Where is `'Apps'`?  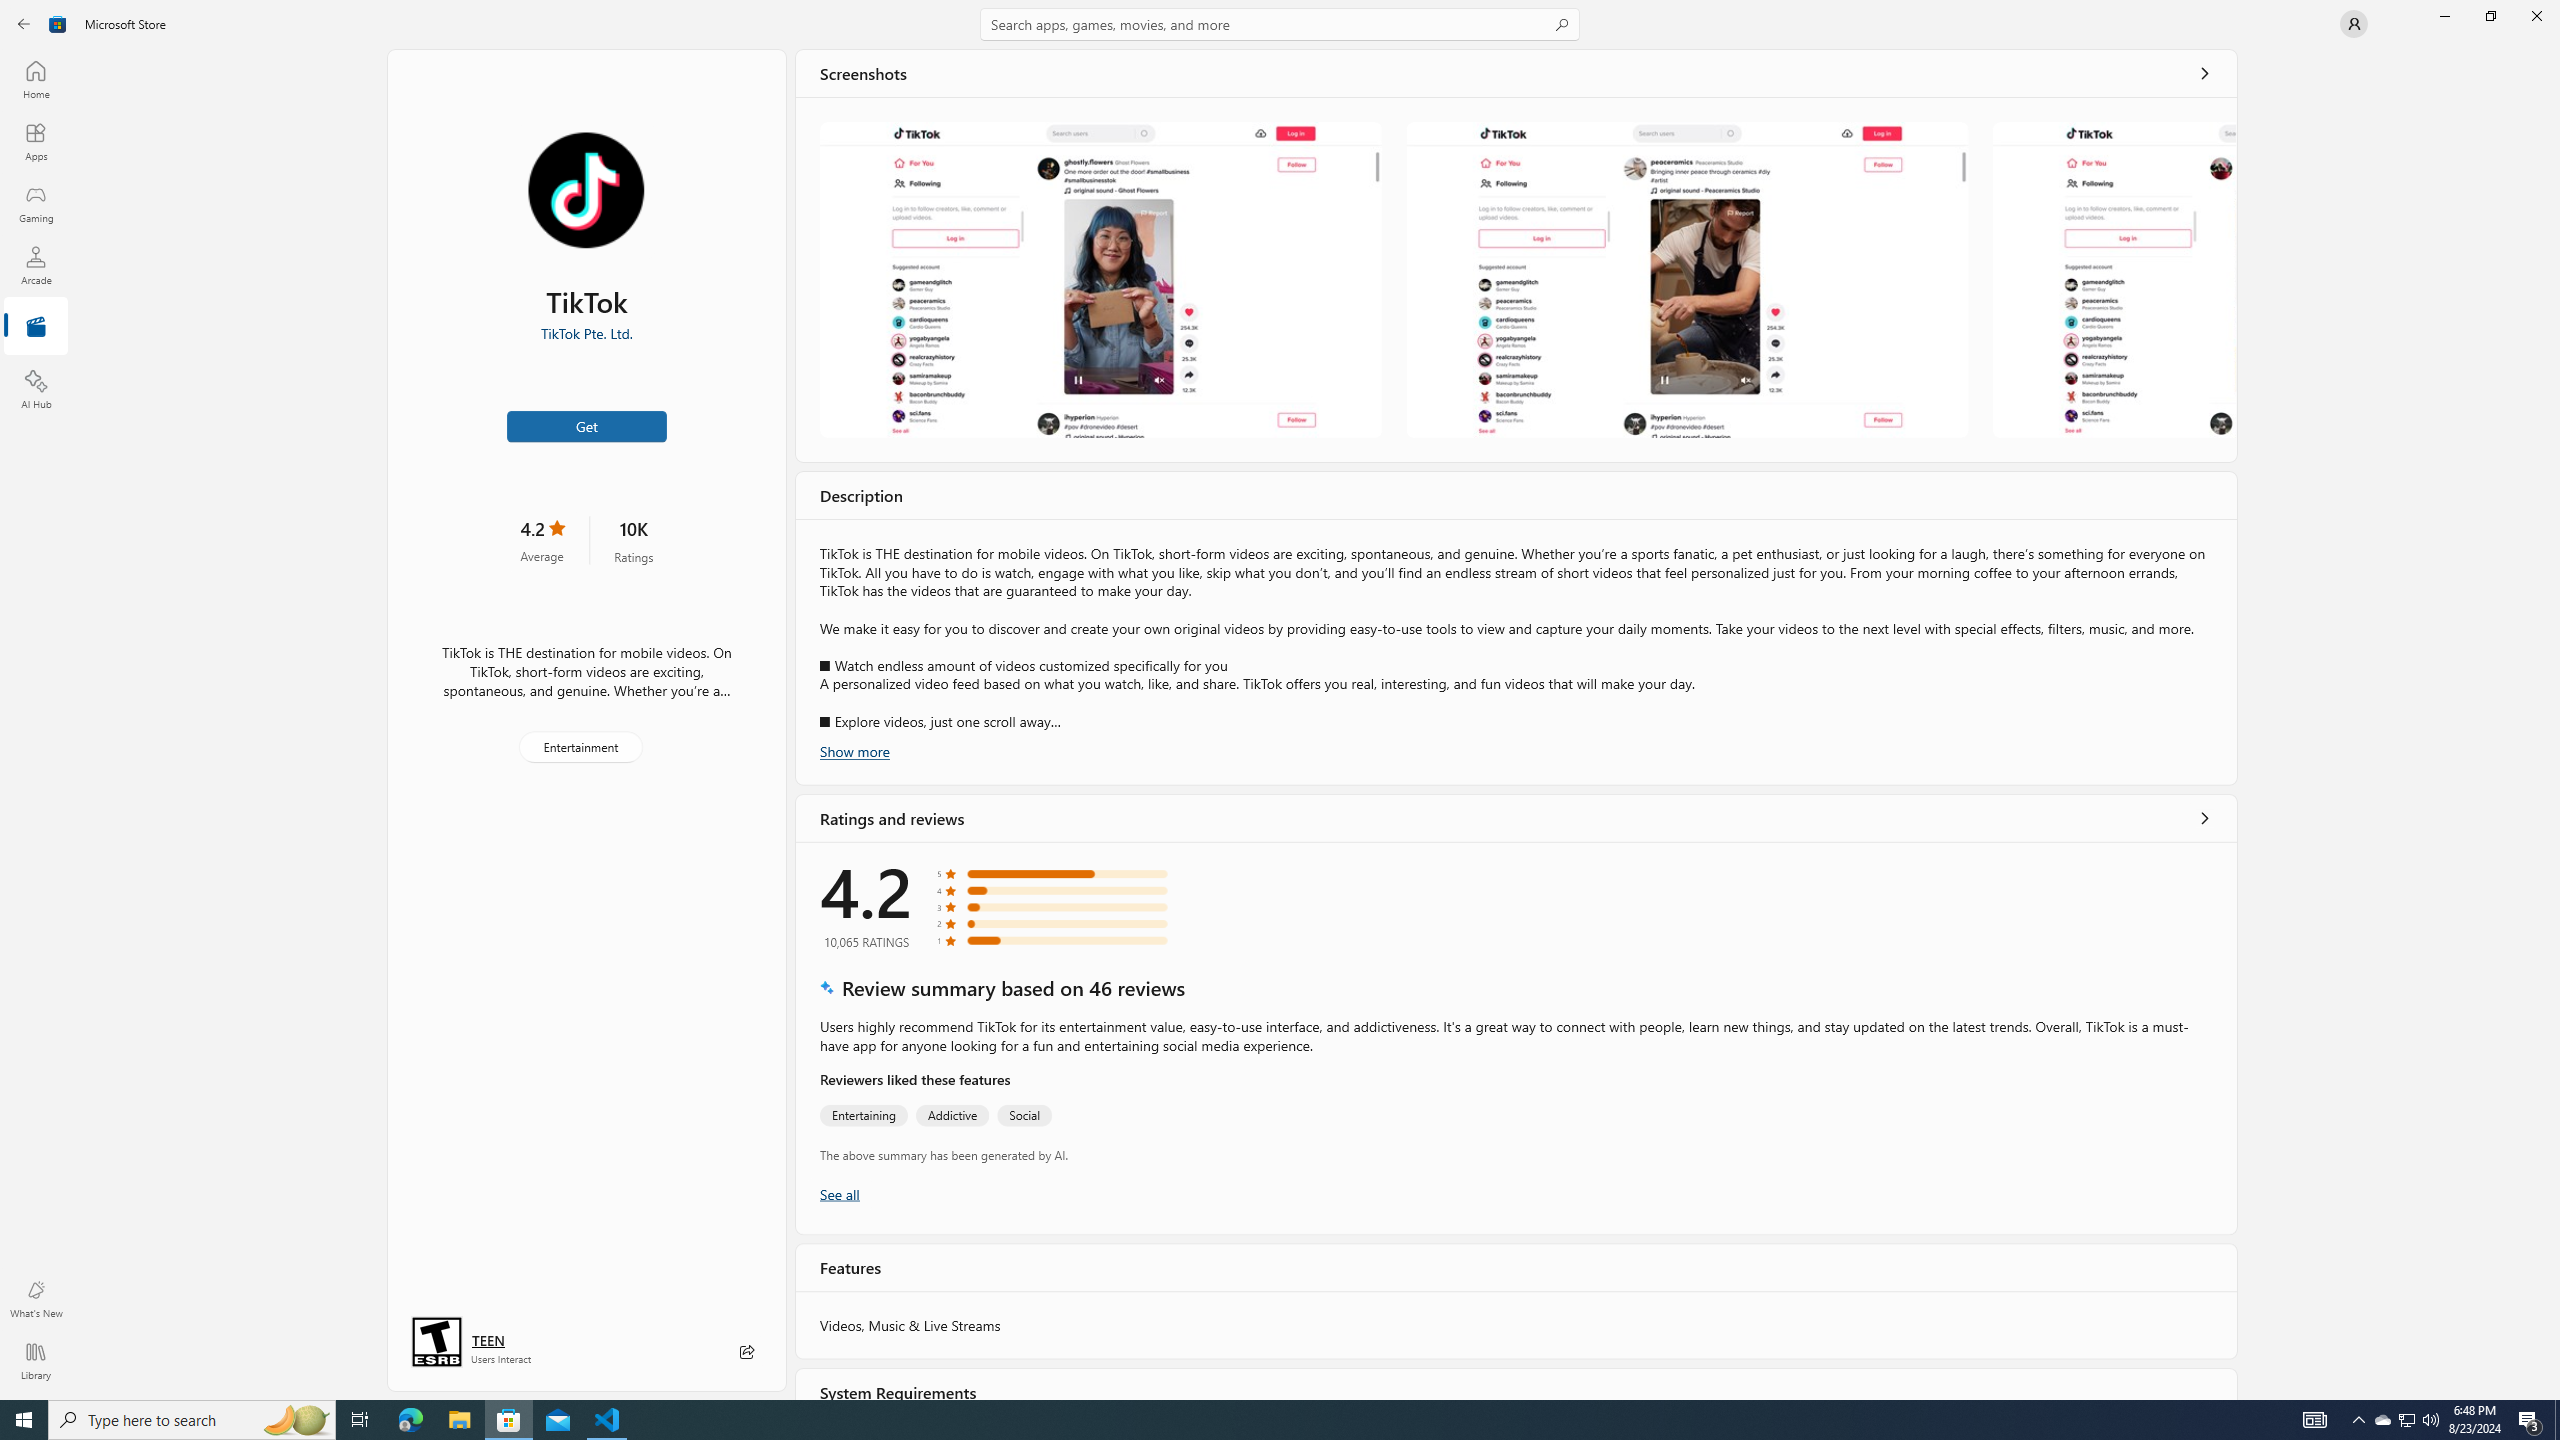 'Apps' is located at coordinates (34, 141).